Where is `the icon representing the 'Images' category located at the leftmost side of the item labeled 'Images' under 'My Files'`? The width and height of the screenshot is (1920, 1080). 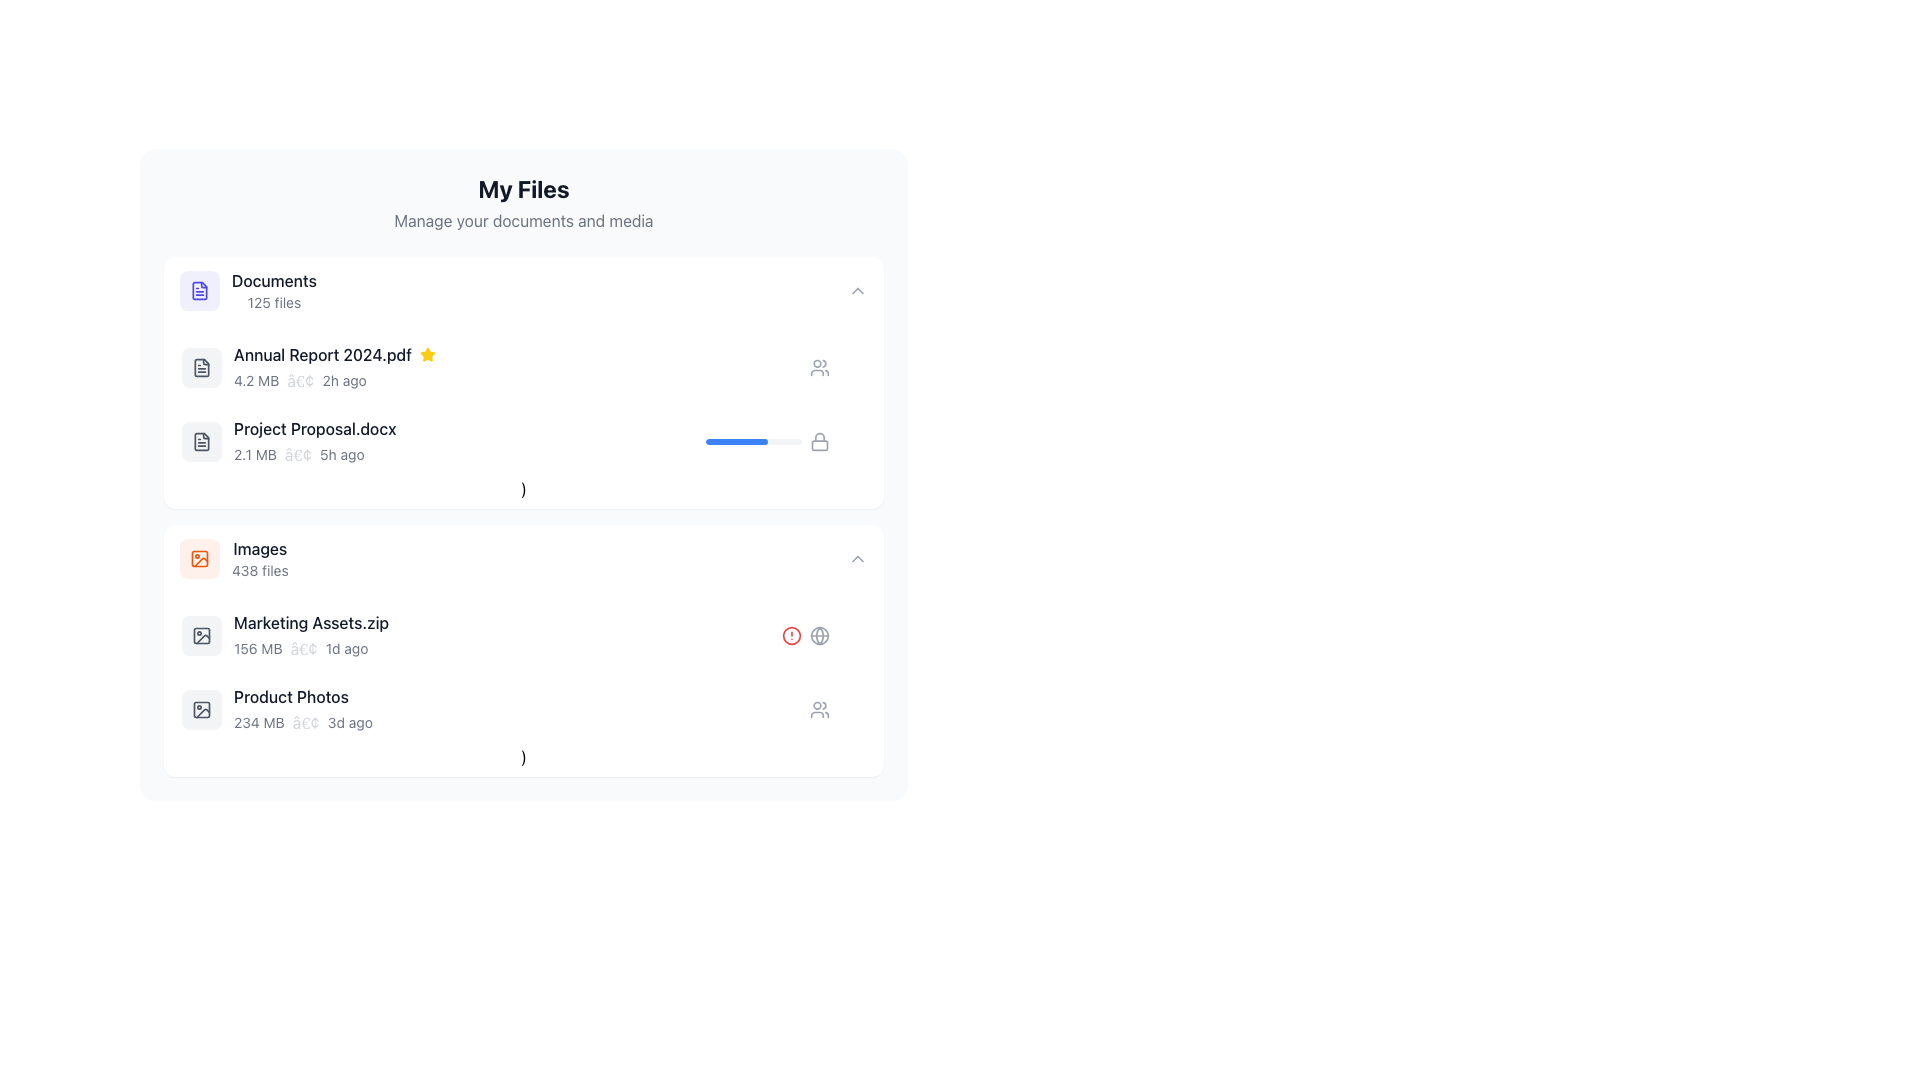 the icon representing the 'Images' category located at the leftmost side of the item labeled 'Images' under 'My Files' is located at coordinates (200, 559).